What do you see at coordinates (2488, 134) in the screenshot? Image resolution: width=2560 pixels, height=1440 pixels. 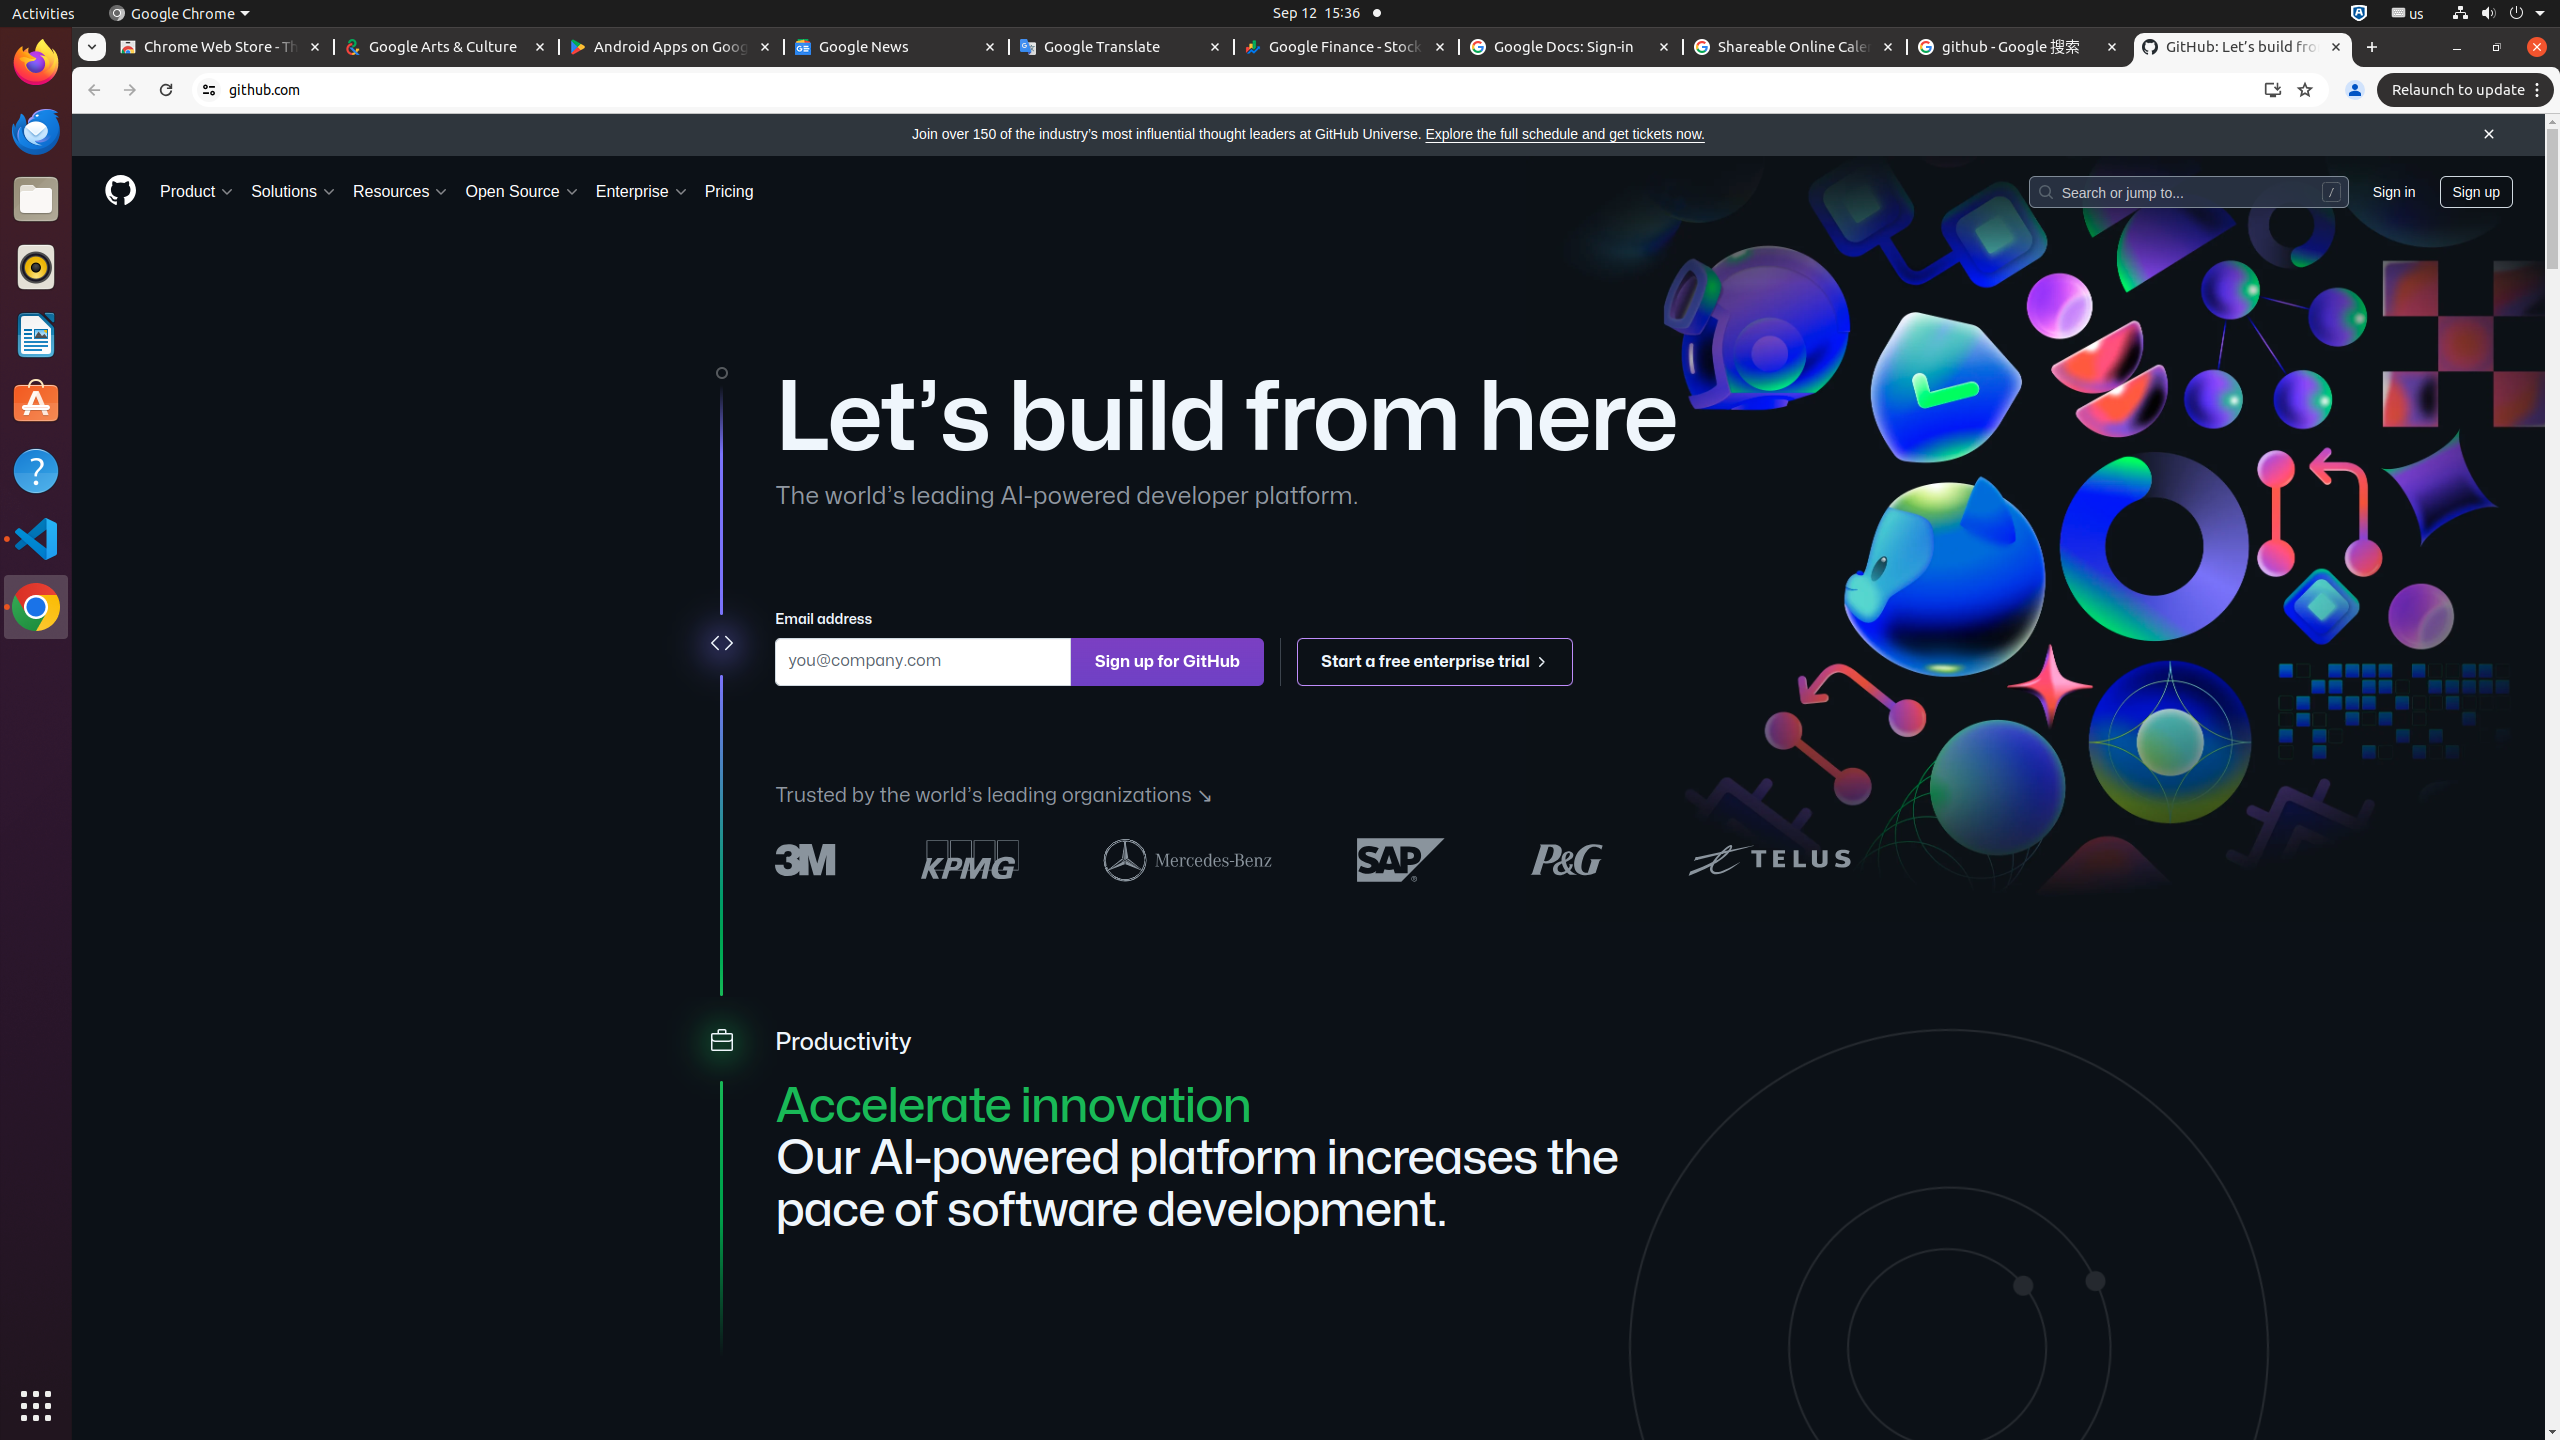 I see `'Close'` at bounding box center [2488, 134].